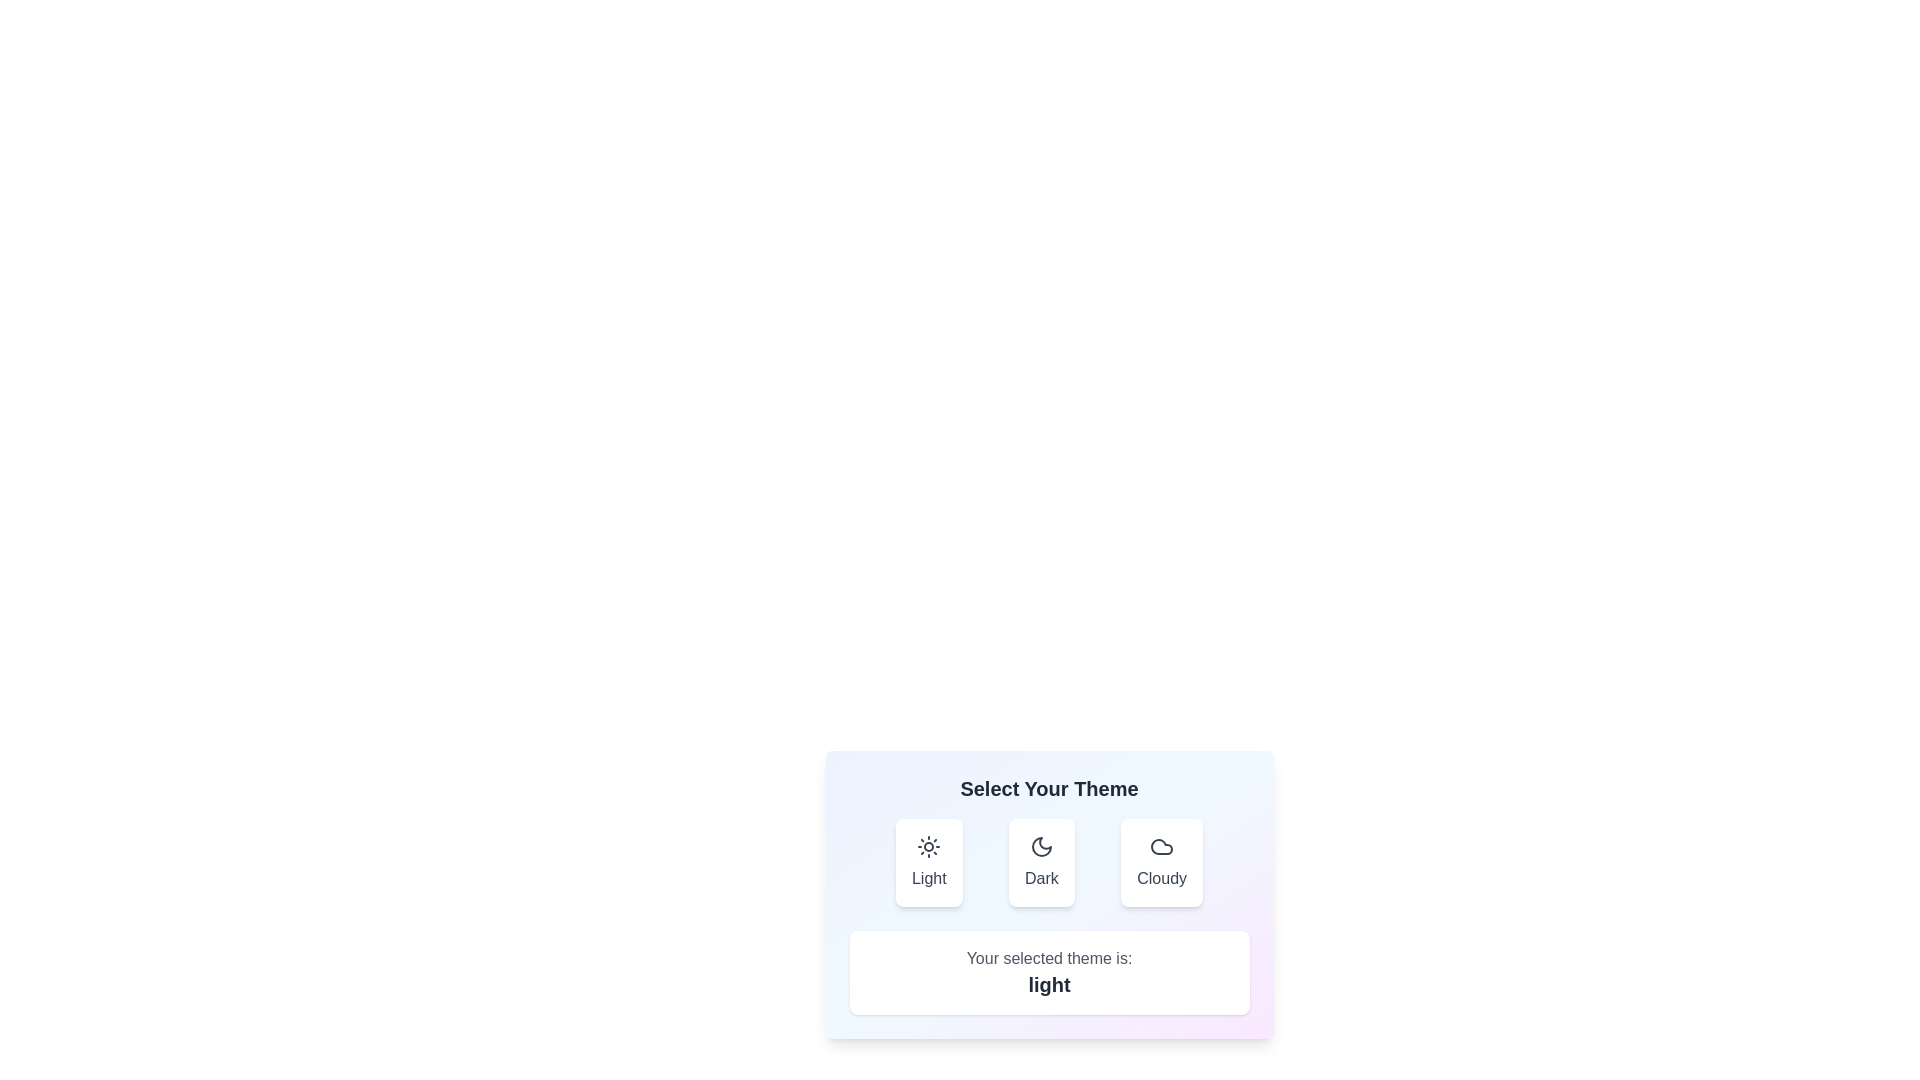  Describe the element at coordinates (1048, 788) in the screenshot. I see `the textual header displaying 'Select Your Theme' in bold and large font, positioned at the top of its containing card interface` at that location.